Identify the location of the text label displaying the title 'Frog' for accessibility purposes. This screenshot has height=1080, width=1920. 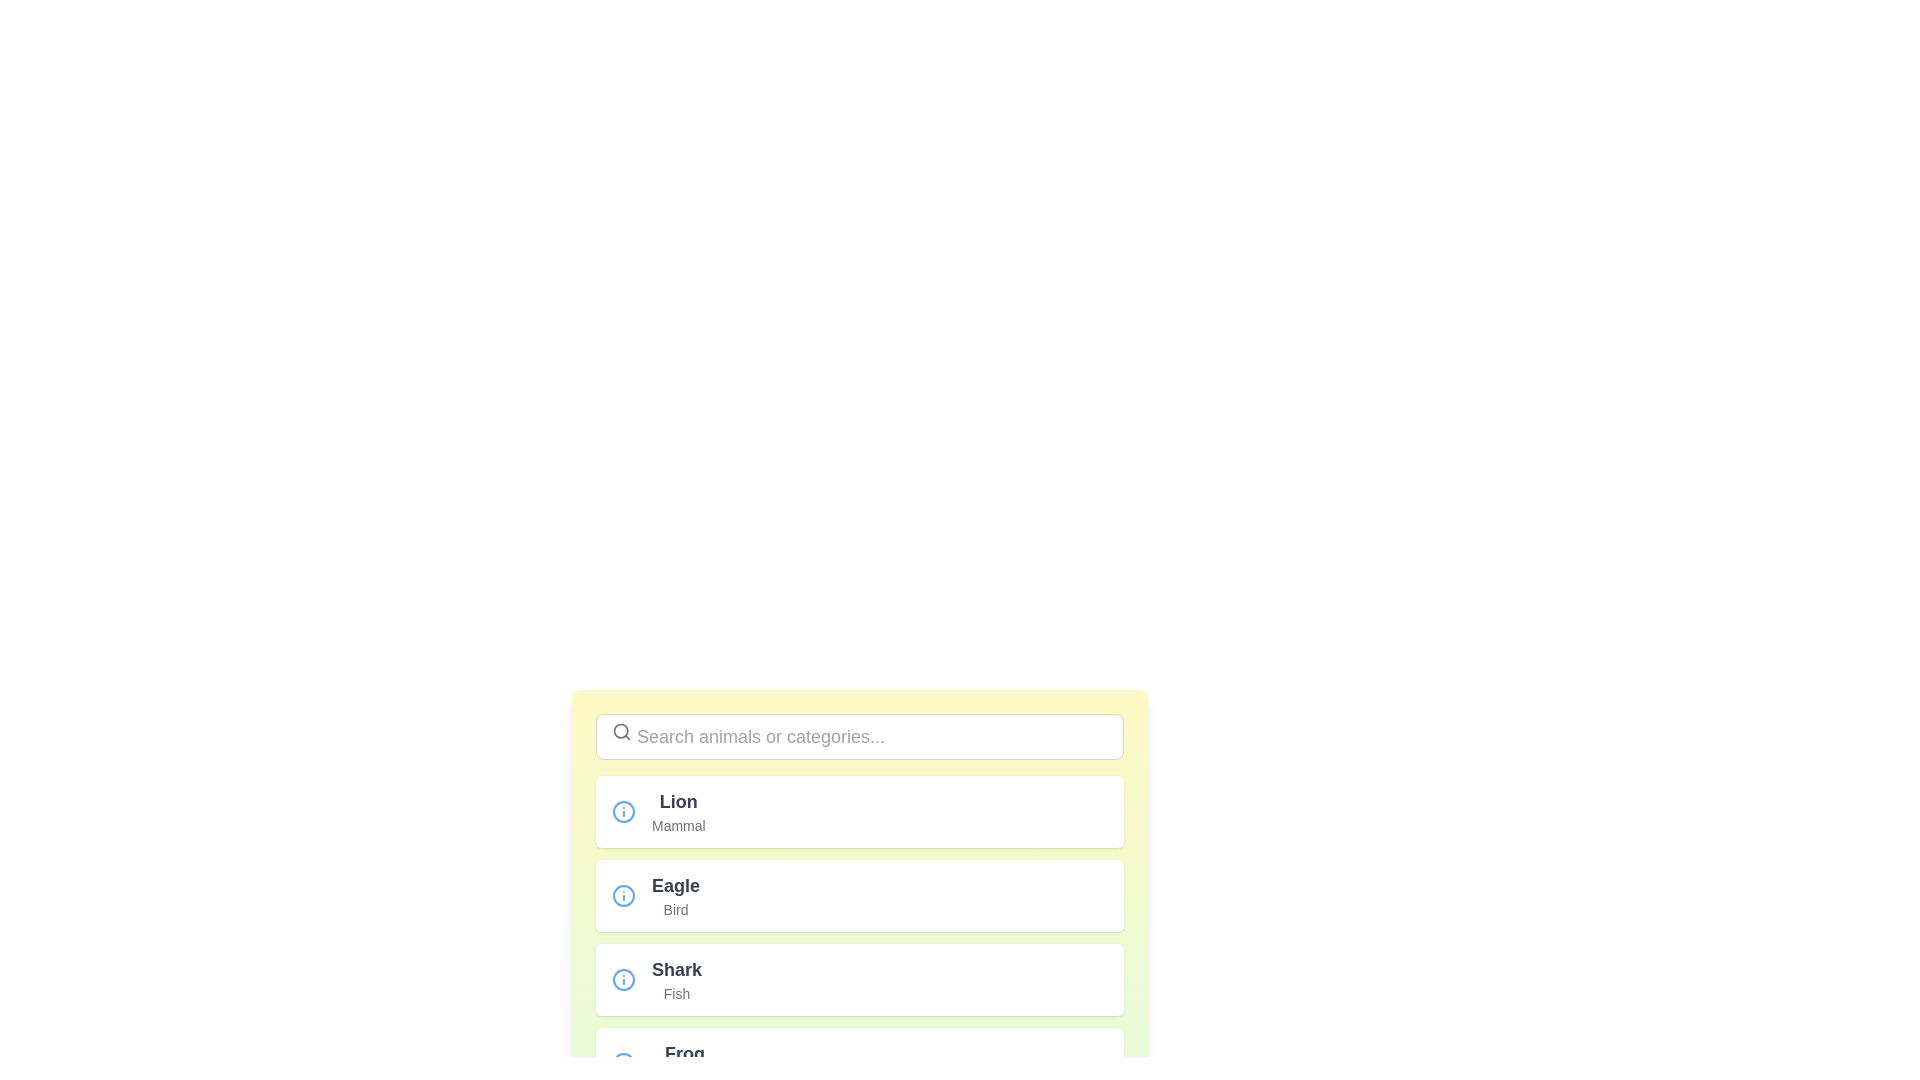
(685, 1052).